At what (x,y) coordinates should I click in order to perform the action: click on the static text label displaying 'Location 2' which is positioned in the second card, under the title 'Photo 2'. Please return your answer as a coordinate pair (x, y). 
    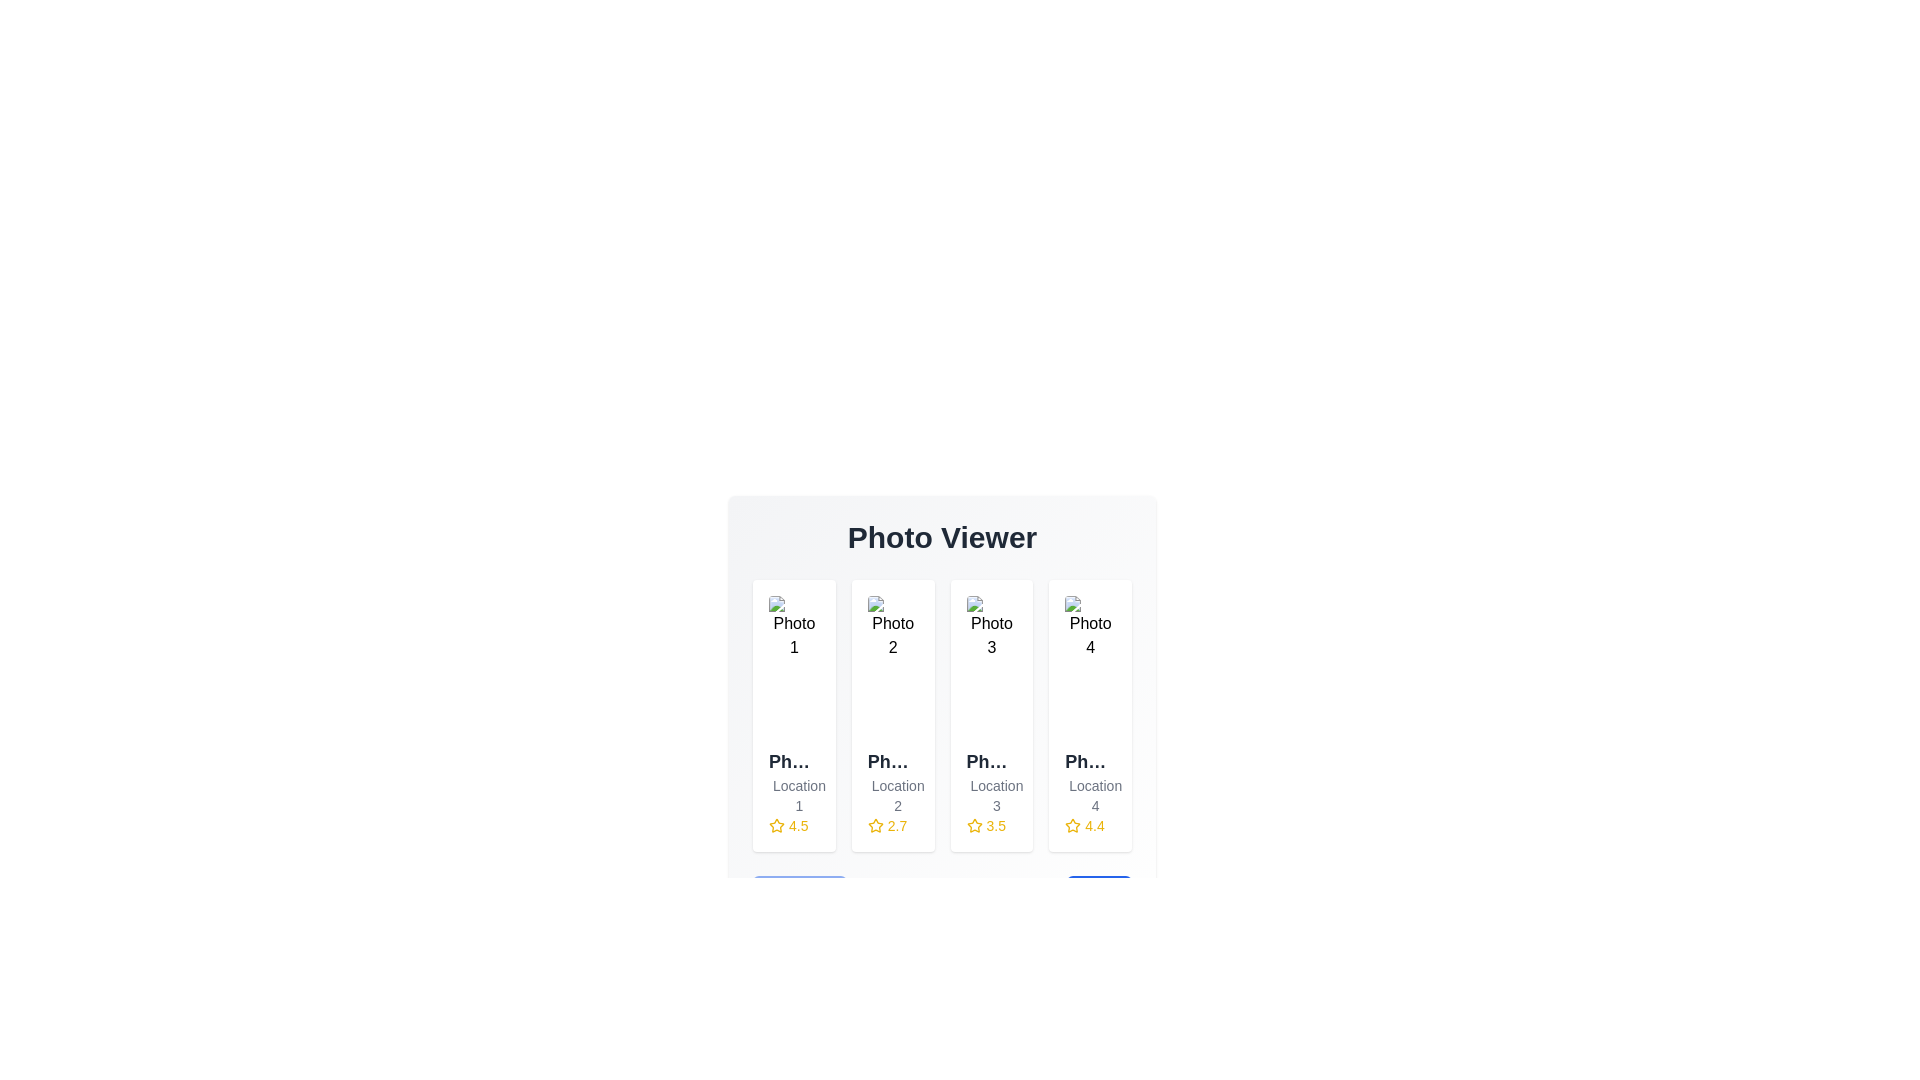
    Looking at the image, I should click on (892, 794).